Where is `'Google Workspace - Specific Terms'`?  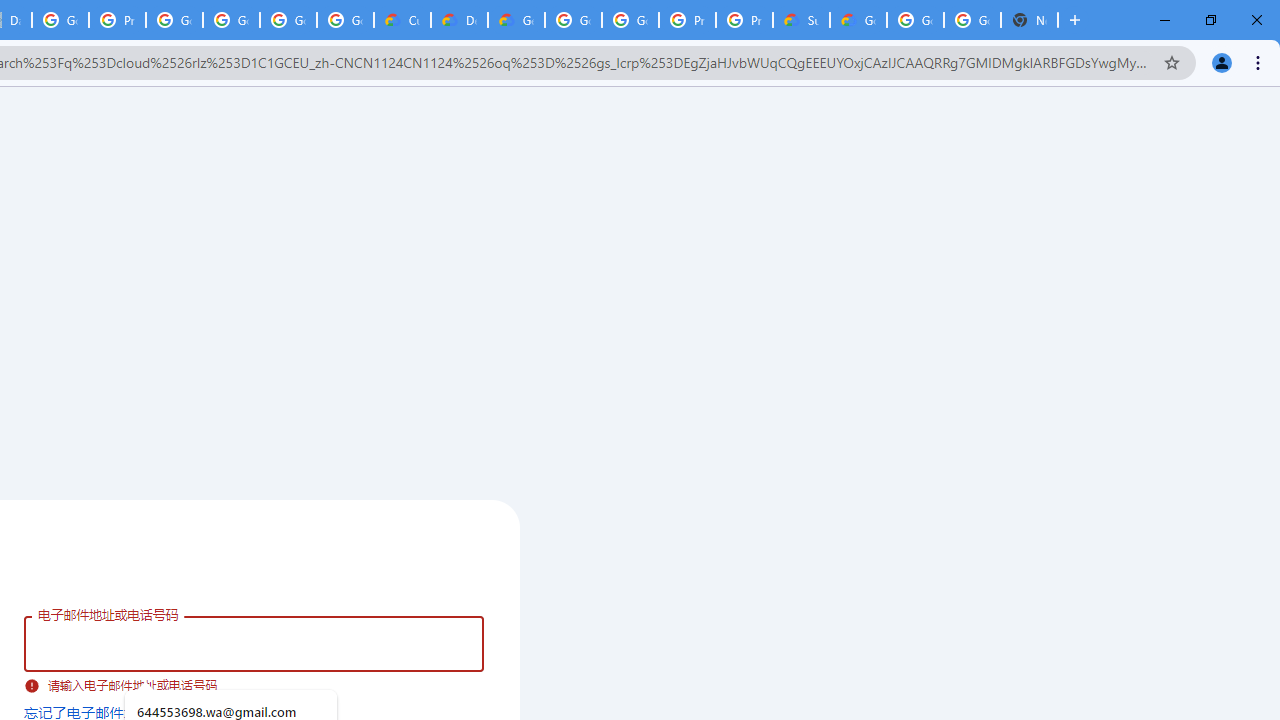
'Google Workspace - Specific Terms' is located at coordinates (287, 20).